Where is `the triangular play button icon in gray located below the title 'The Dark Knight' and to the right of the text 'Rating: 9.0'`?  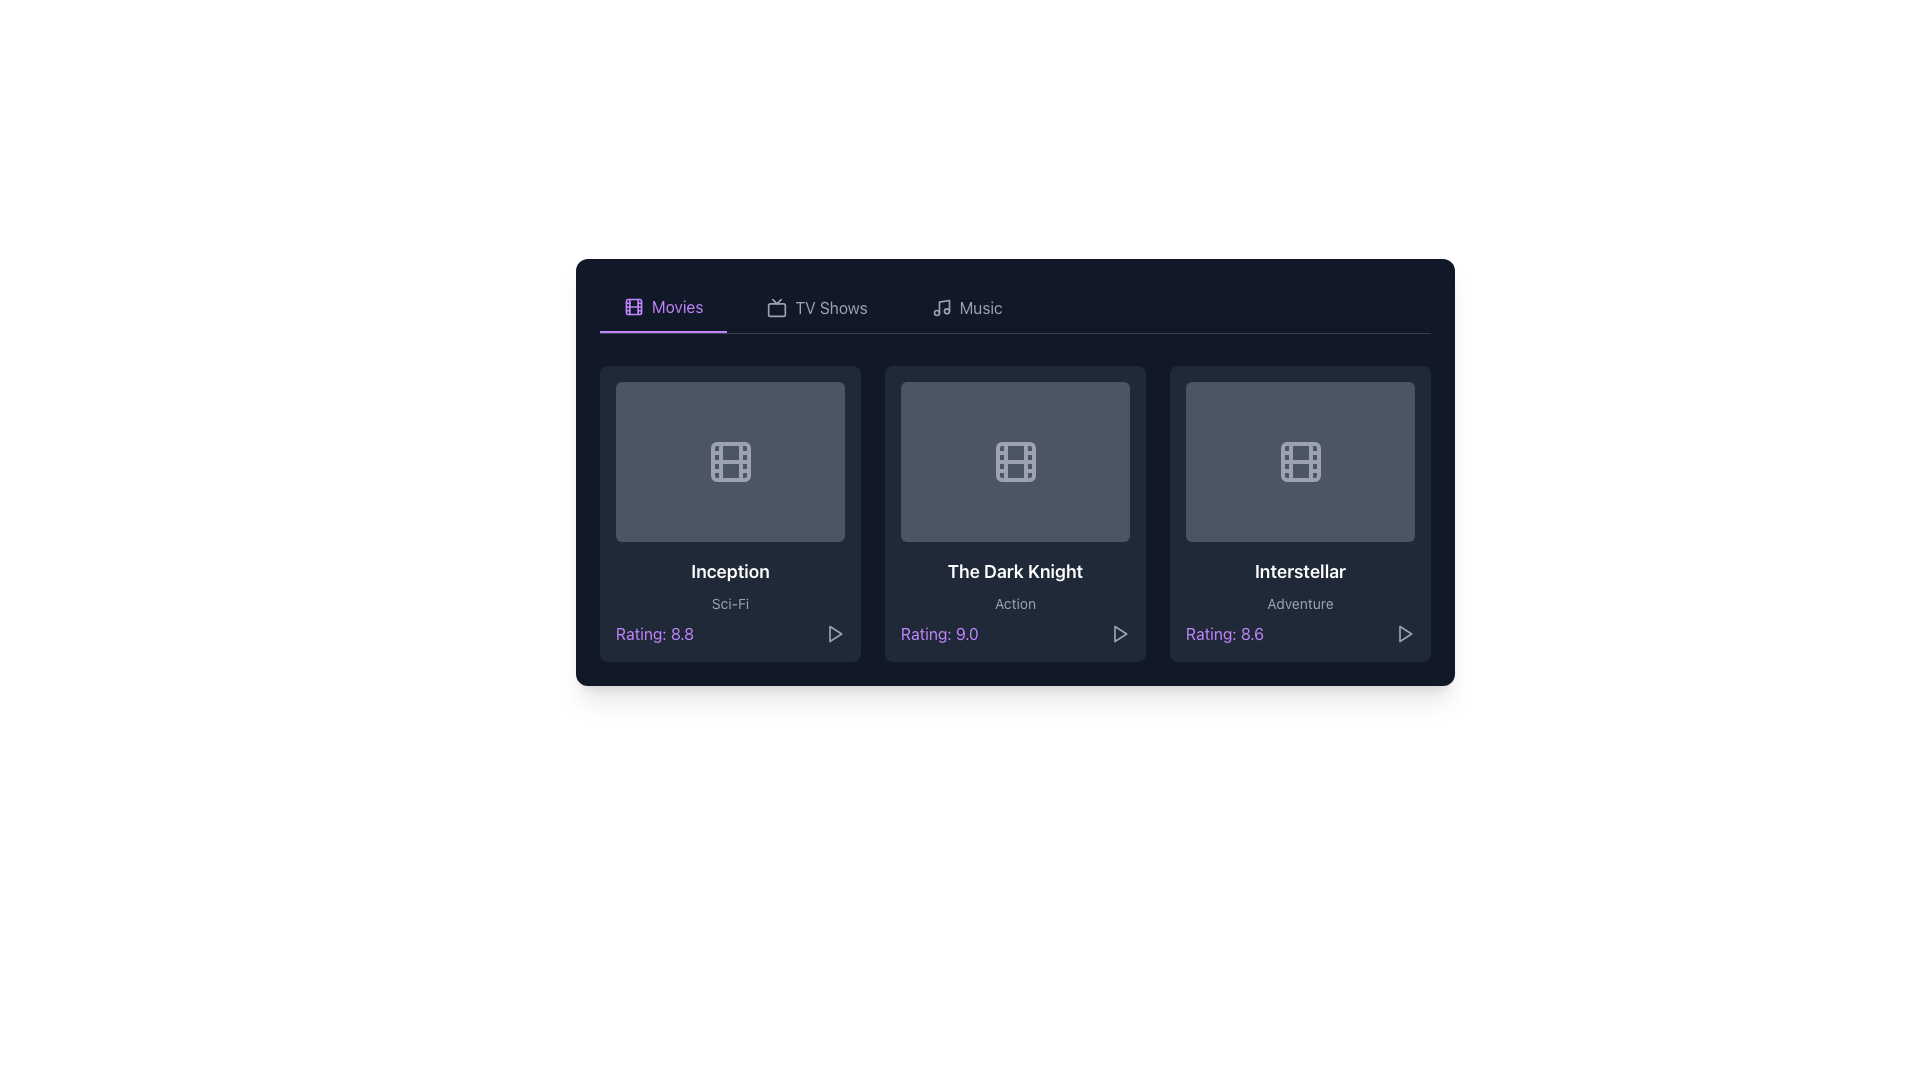 the triangular play button icon in gray located below the title 'The Dark Knight' and to the right of the text 'Rating: 9.0' is located at coordinates (1118, 633).